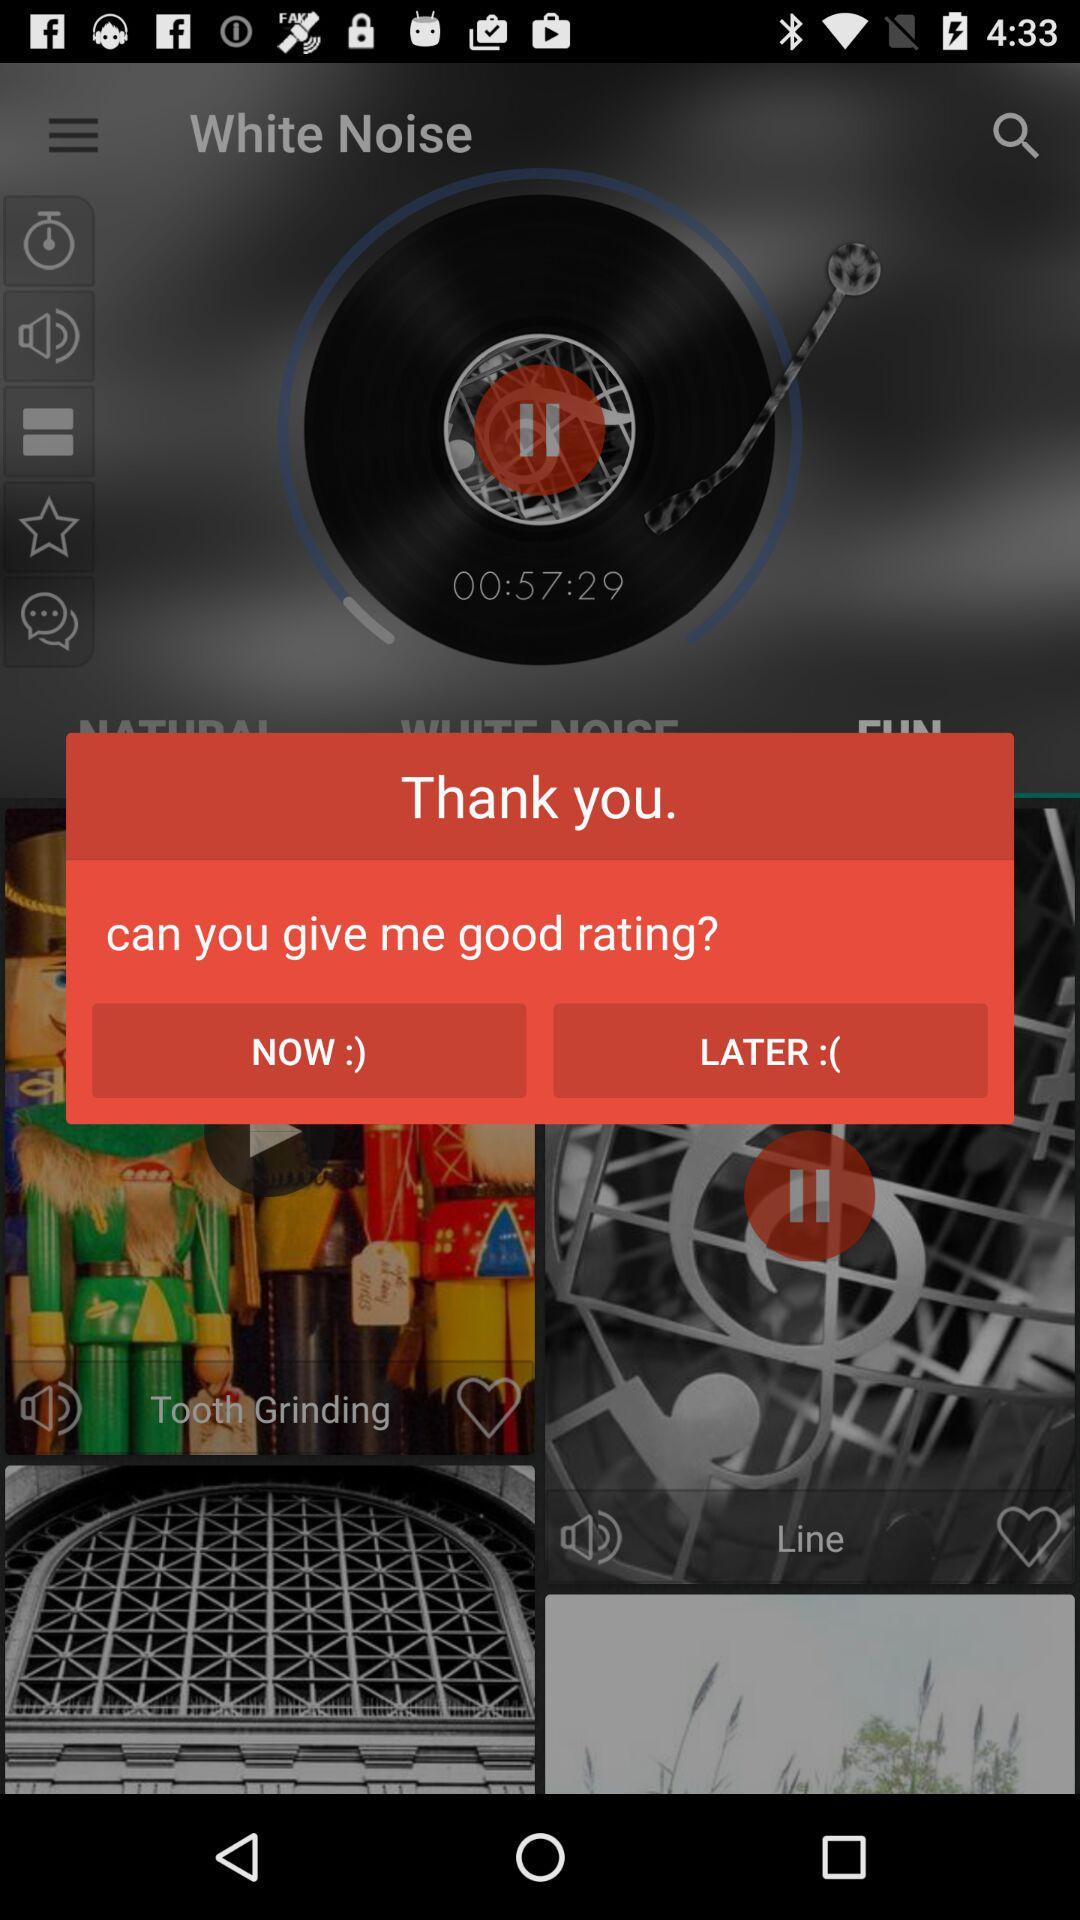 Image resolution: width=1080 pixels, height=1920 pixels. What do you see at coordinates (769, 1049) in the screenshot?
I see `the icon next to the now :)` at bounding box center [769, 1049].